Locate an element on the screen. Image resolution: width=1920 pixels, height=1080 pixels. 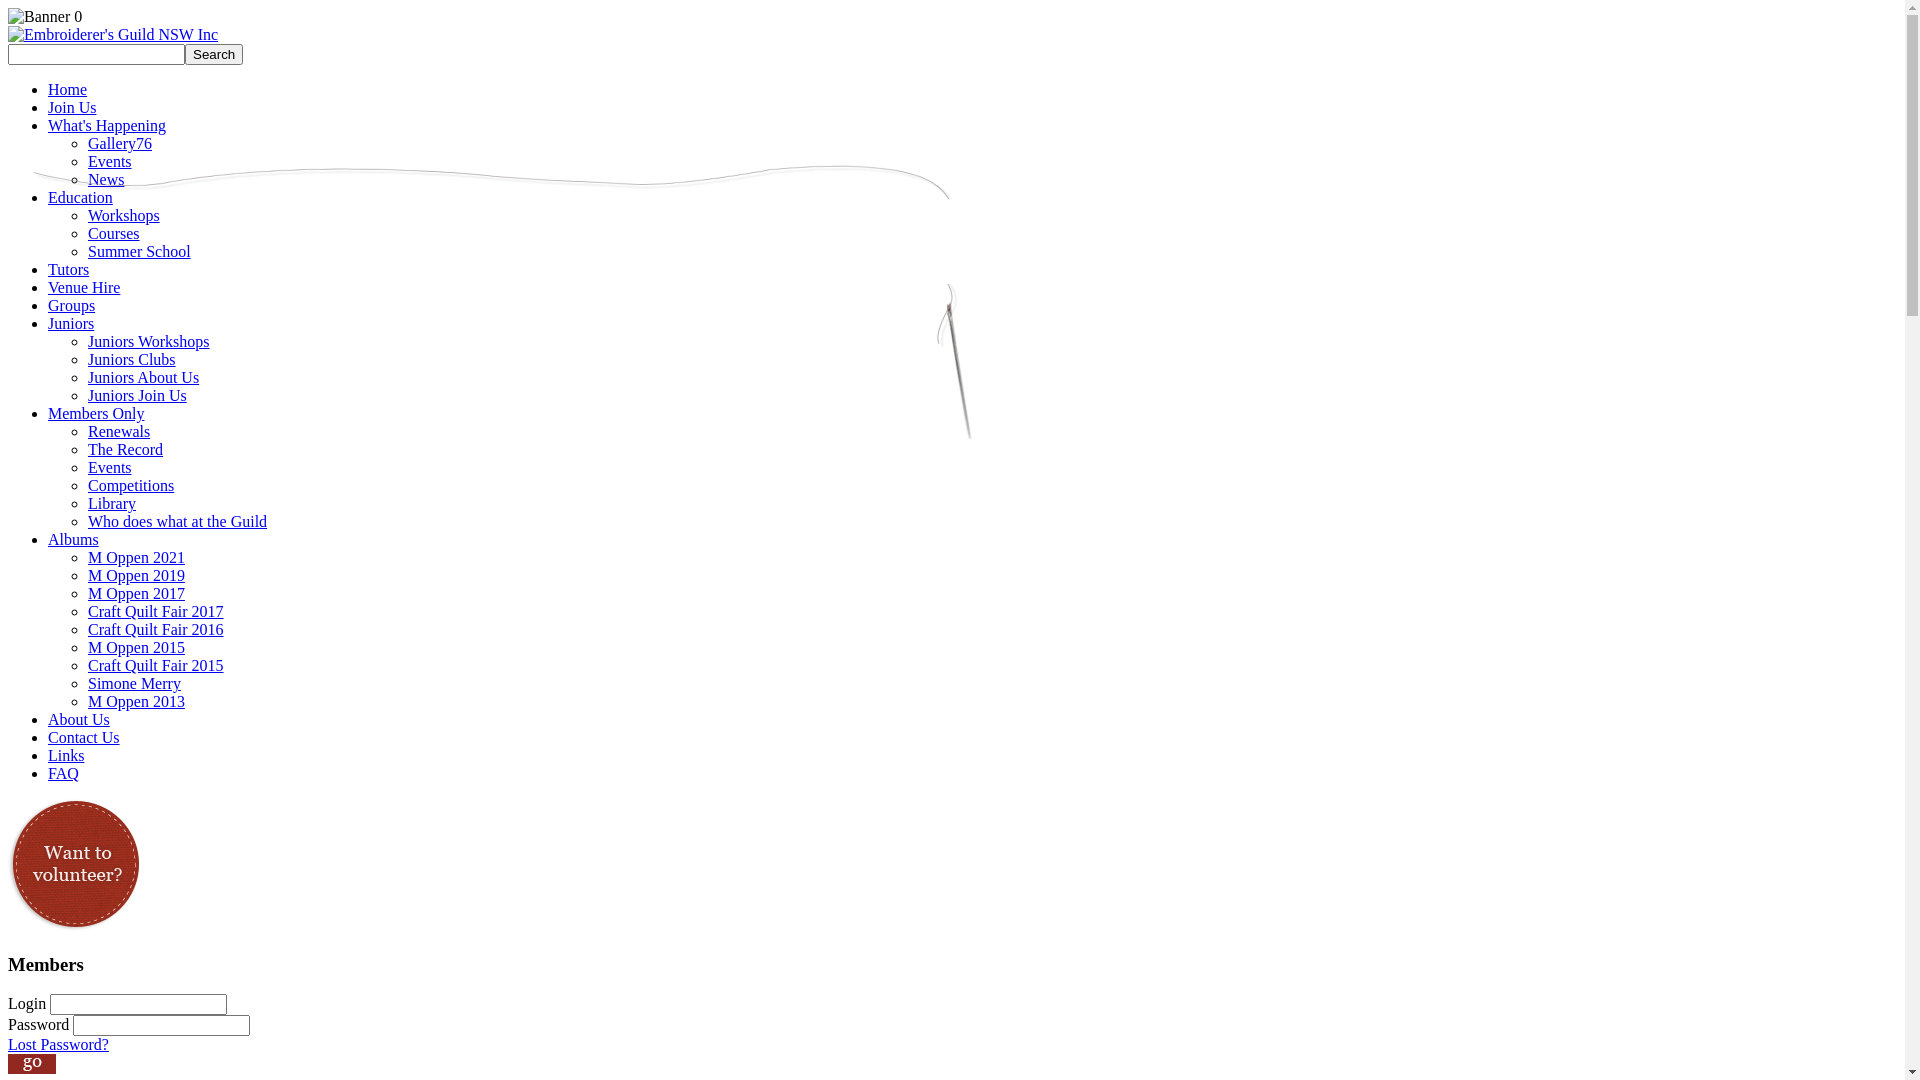
'Craft Quilt Fair 2017' is located at coordinates (155, 610).